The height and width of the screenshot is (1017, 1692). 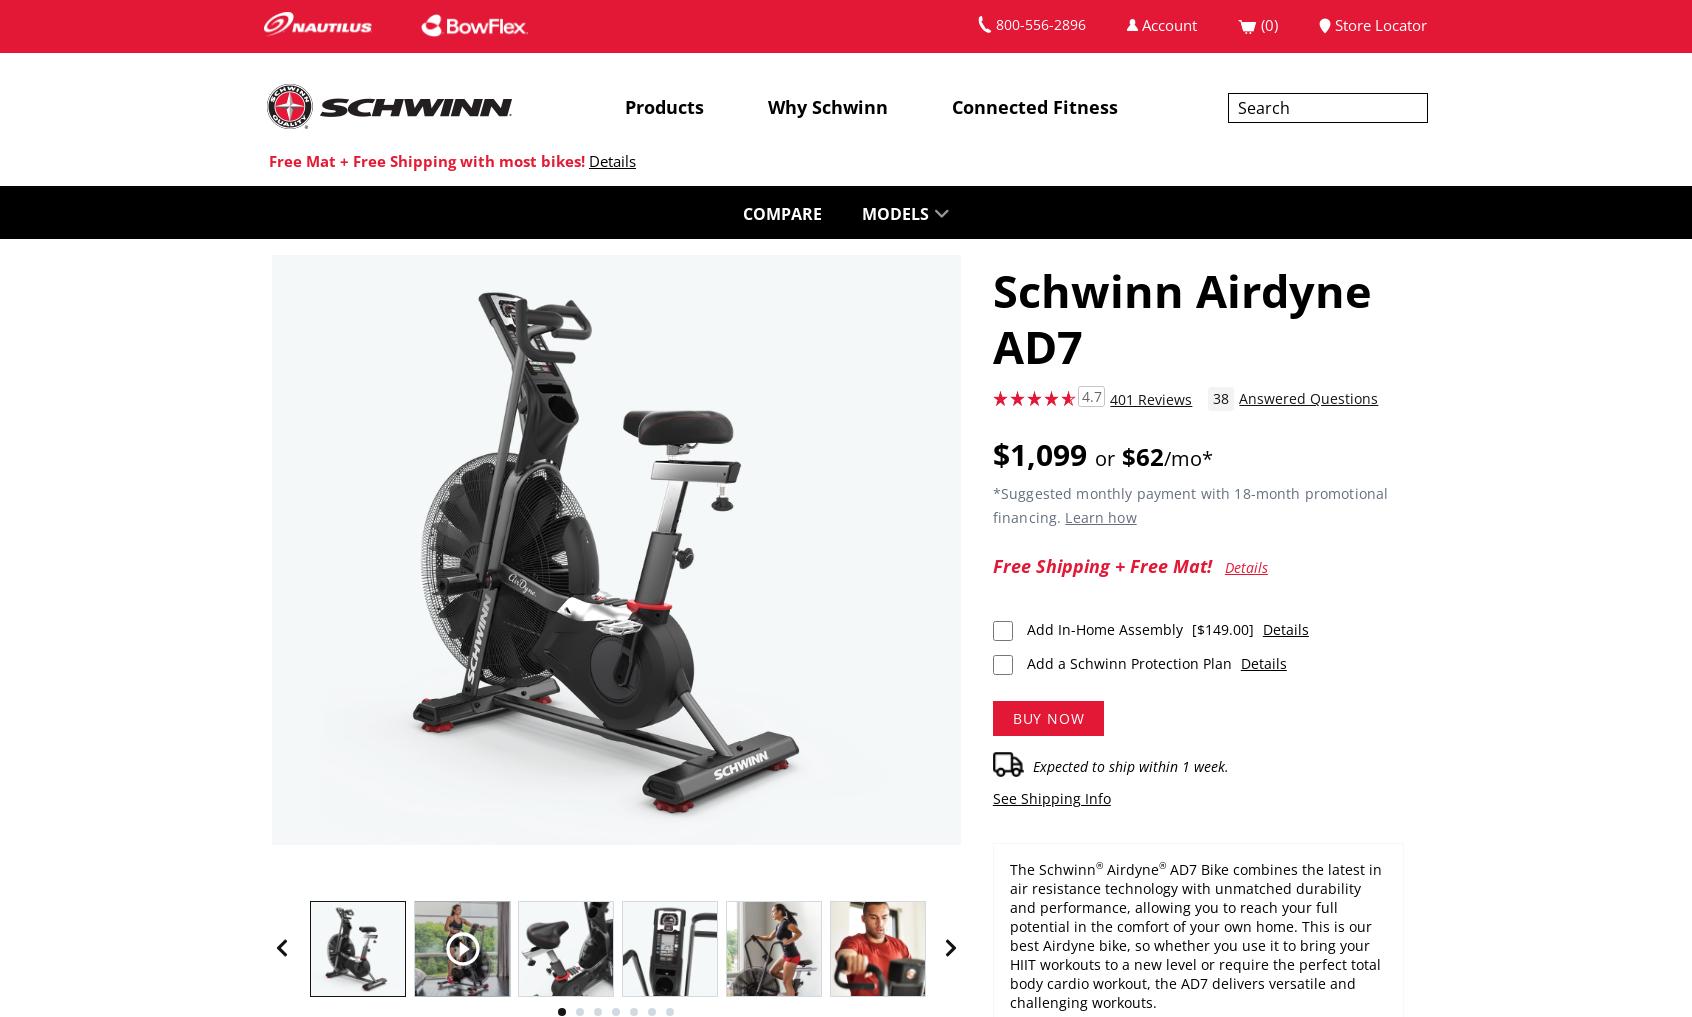 What do you see at coordinates (1381, 24) in the screenshot?
I see `'Store Locator'` at bounding box center [1381, 24].